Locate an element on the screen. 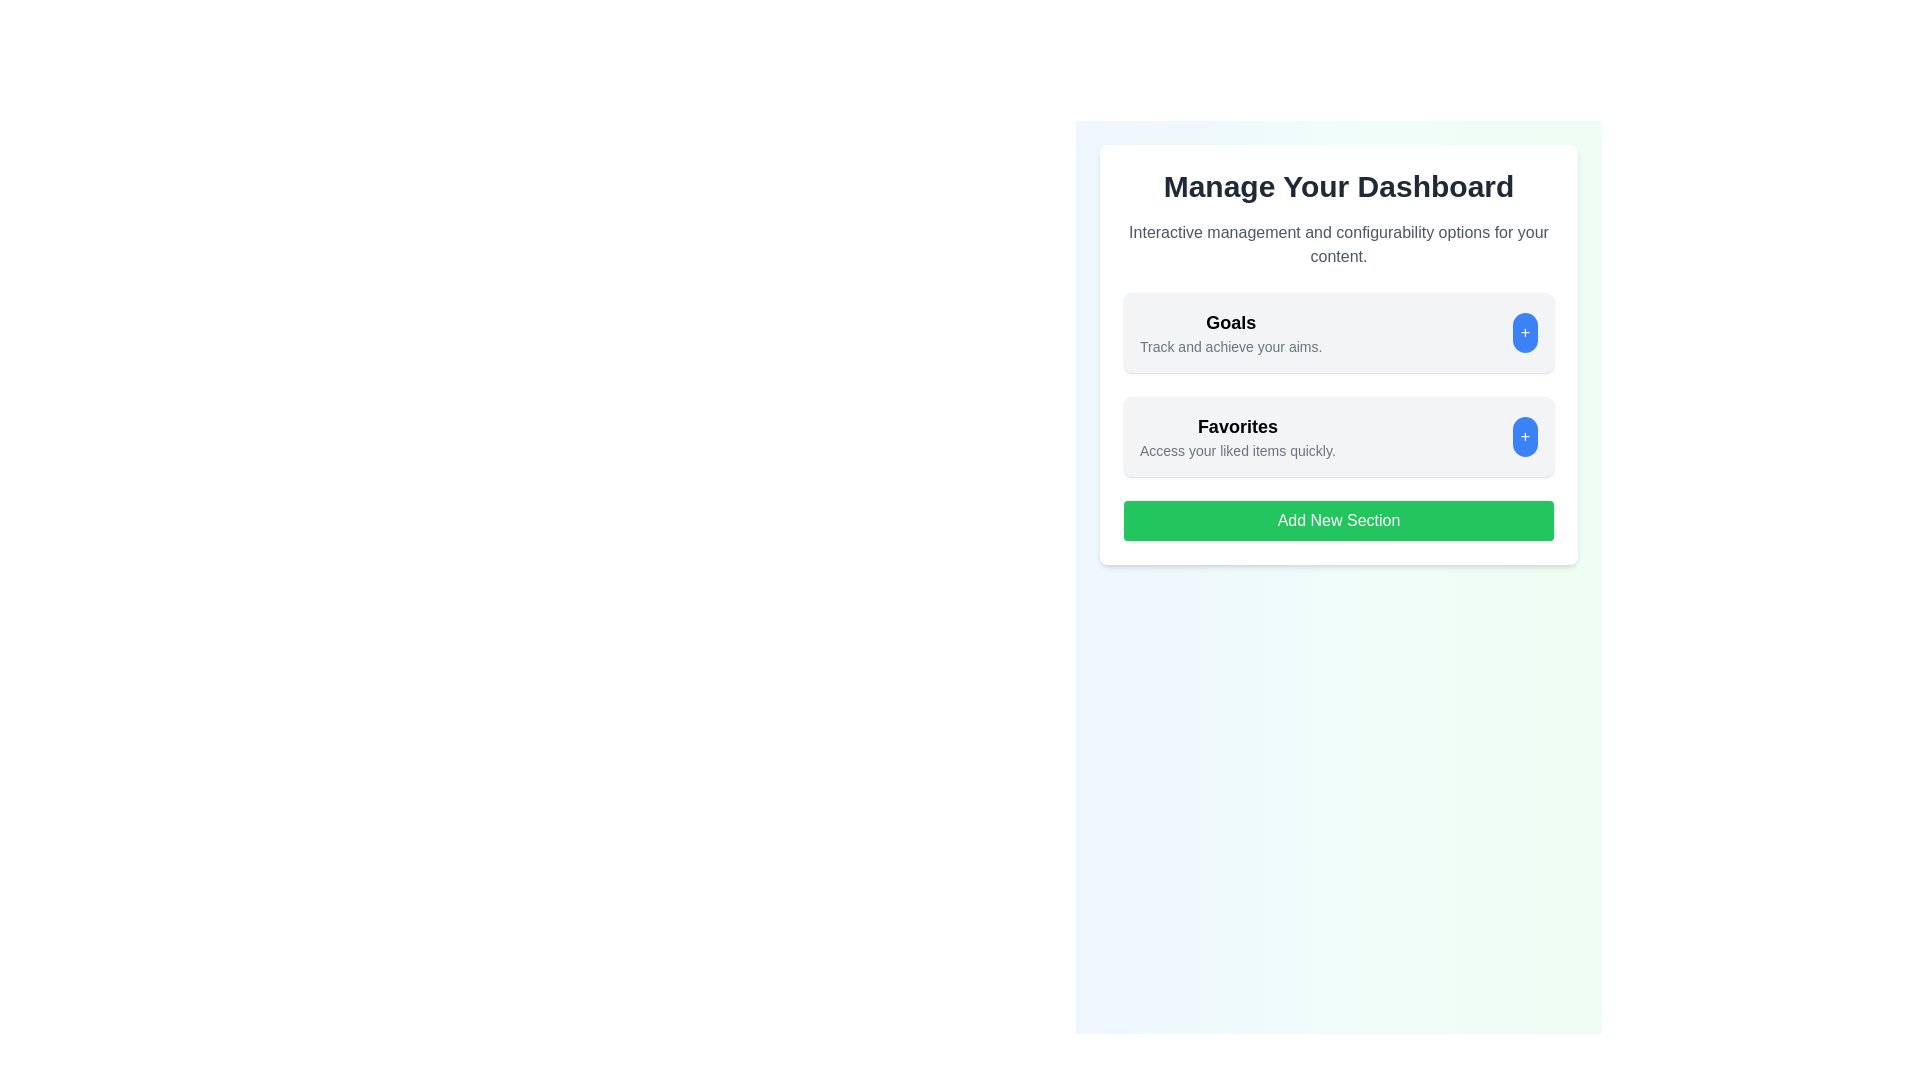  text label that serves as a heading for the section related to tracking and achieving goals, positioned above the subtitle 'Track and achieve your aims.' is located at coordinates (1230, 322).